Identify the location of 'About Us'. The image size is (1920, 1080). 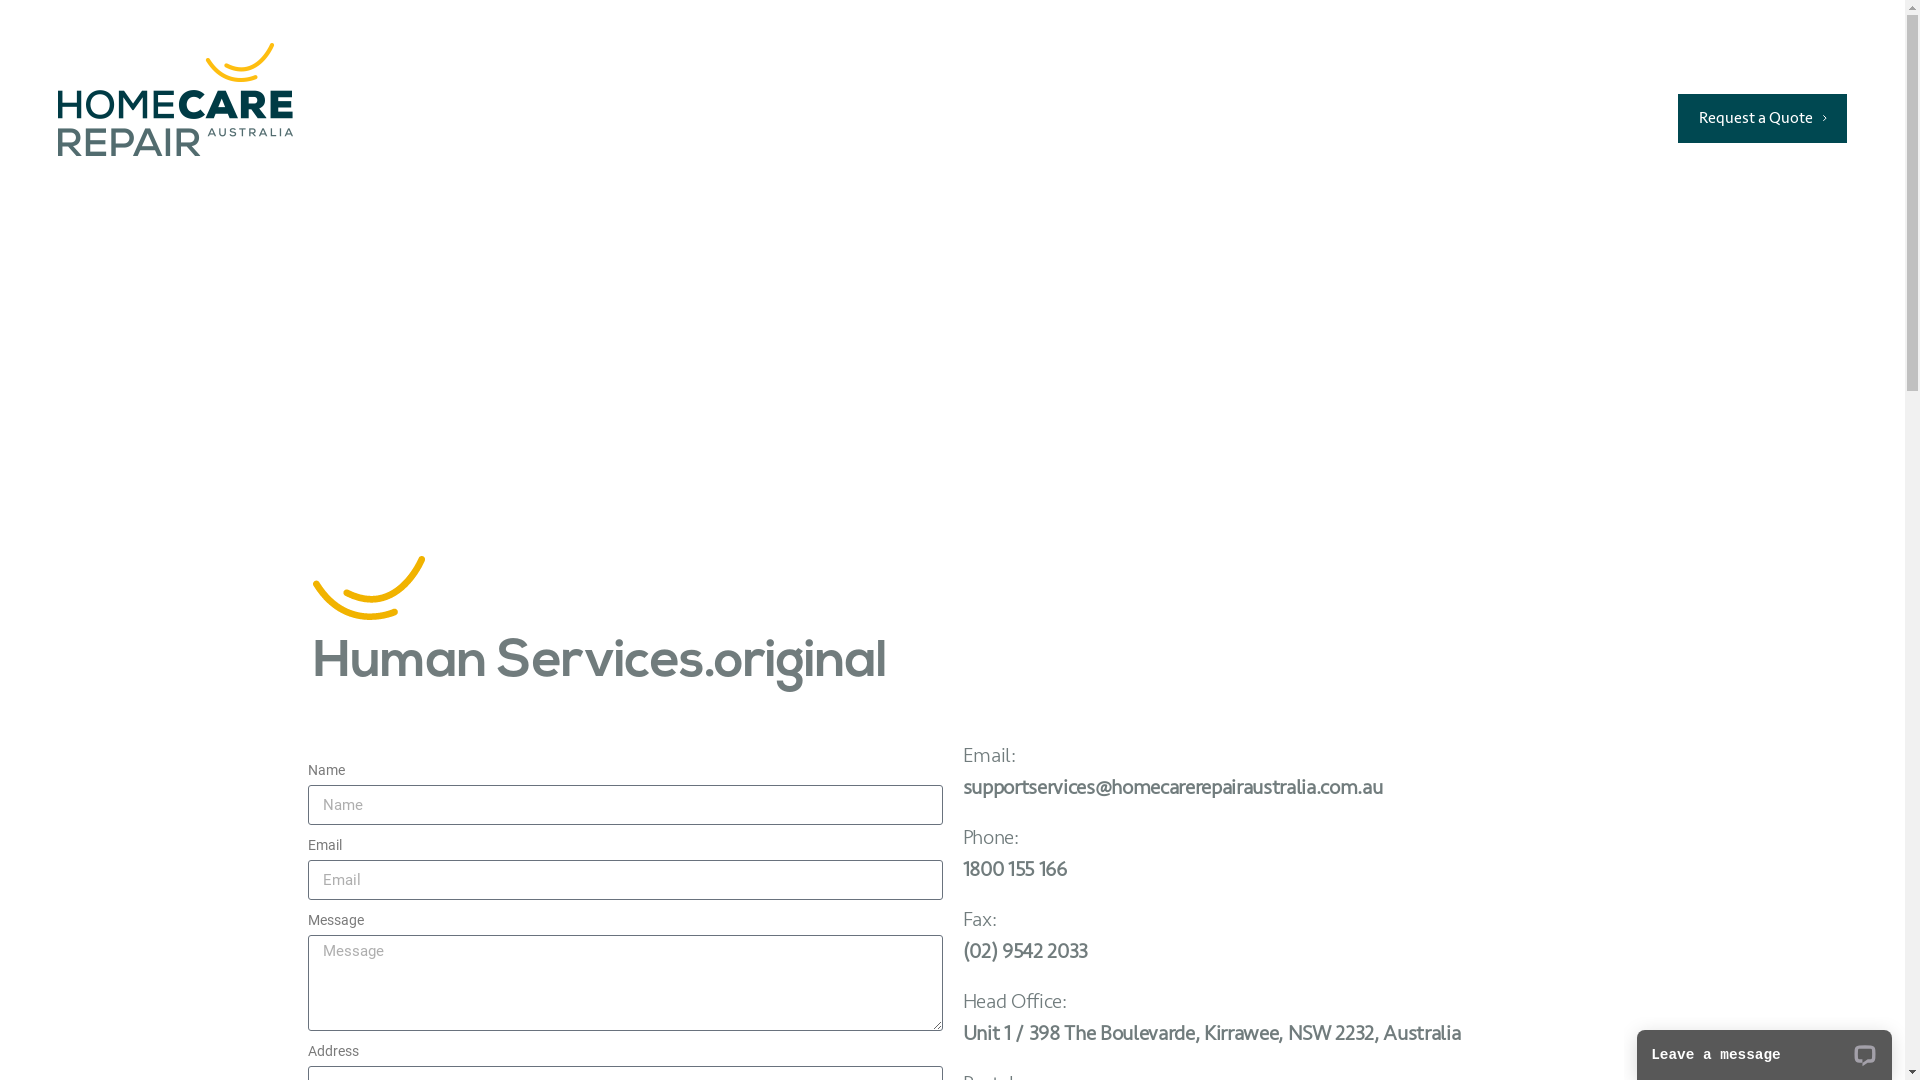
(1230, 117).